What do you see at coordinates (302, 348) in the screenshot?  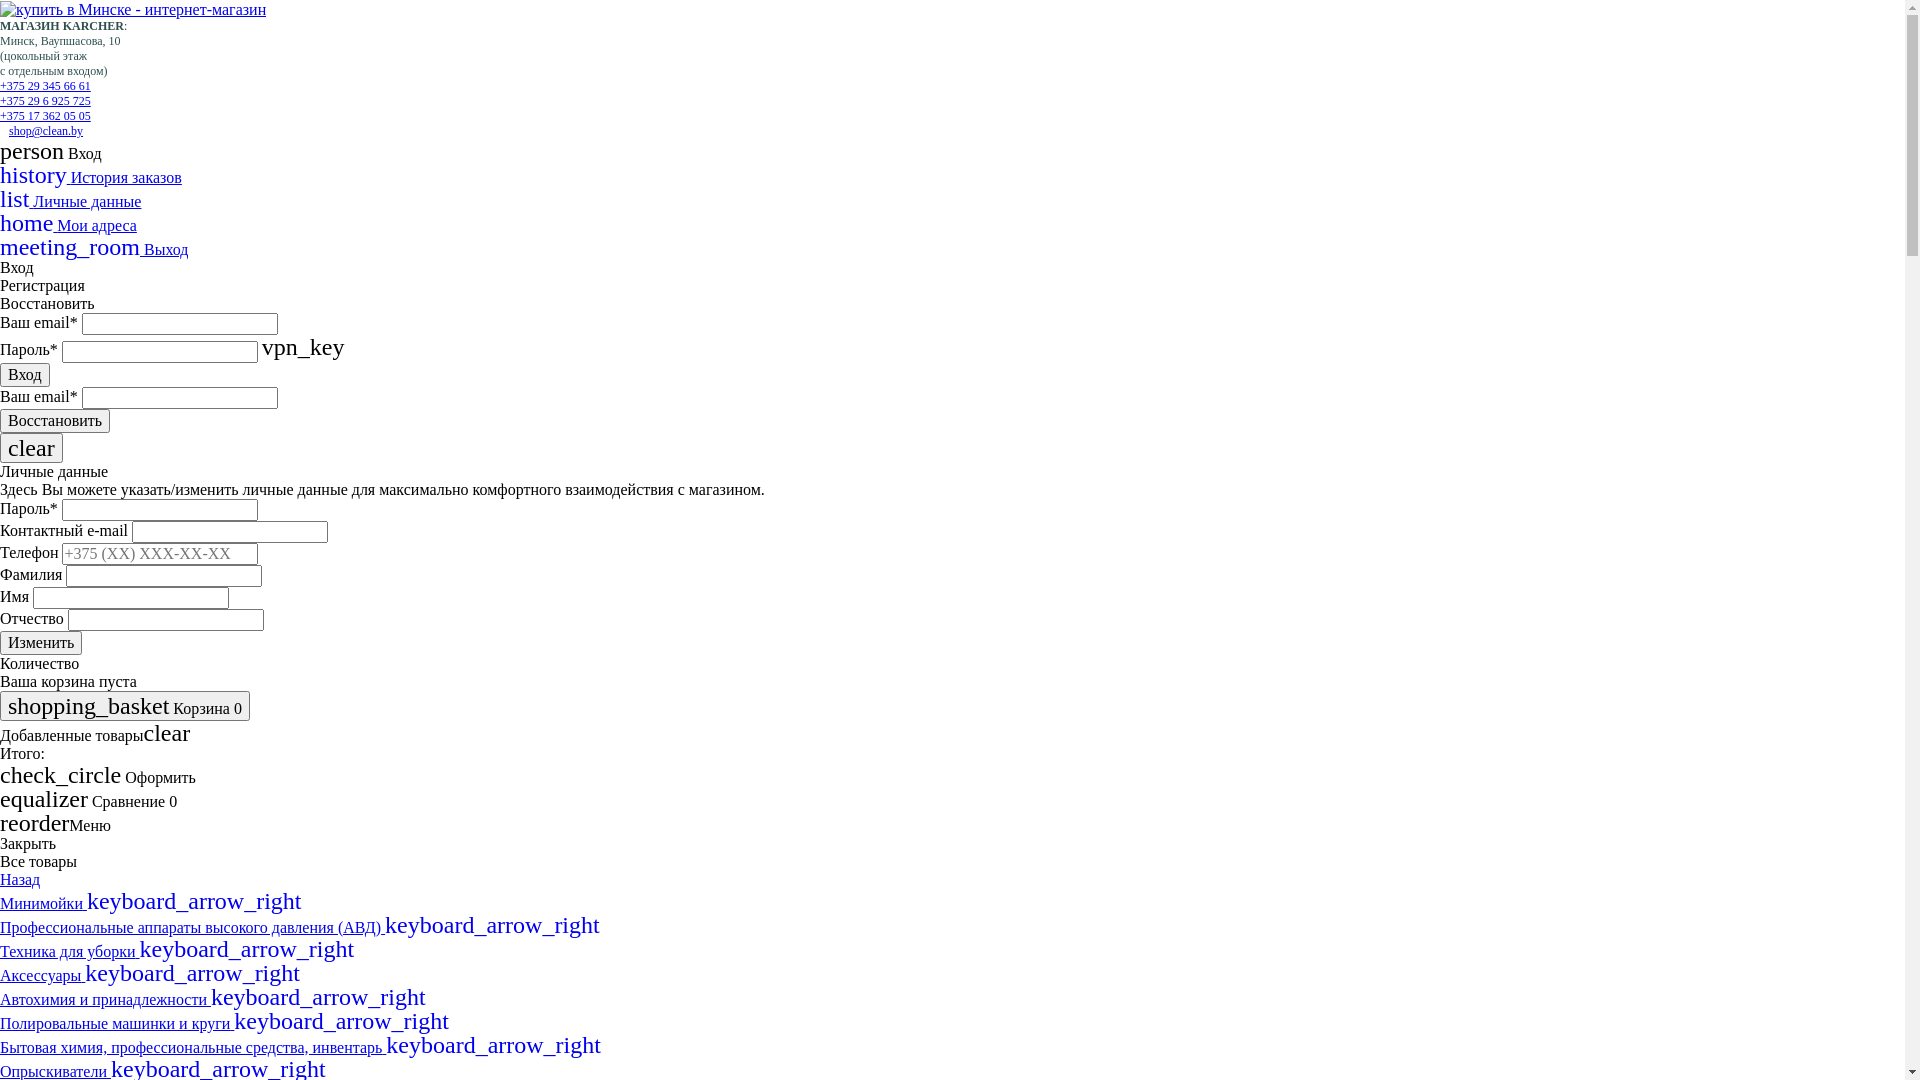 I see `'vpn_key'` at bounding box center [302, 348].